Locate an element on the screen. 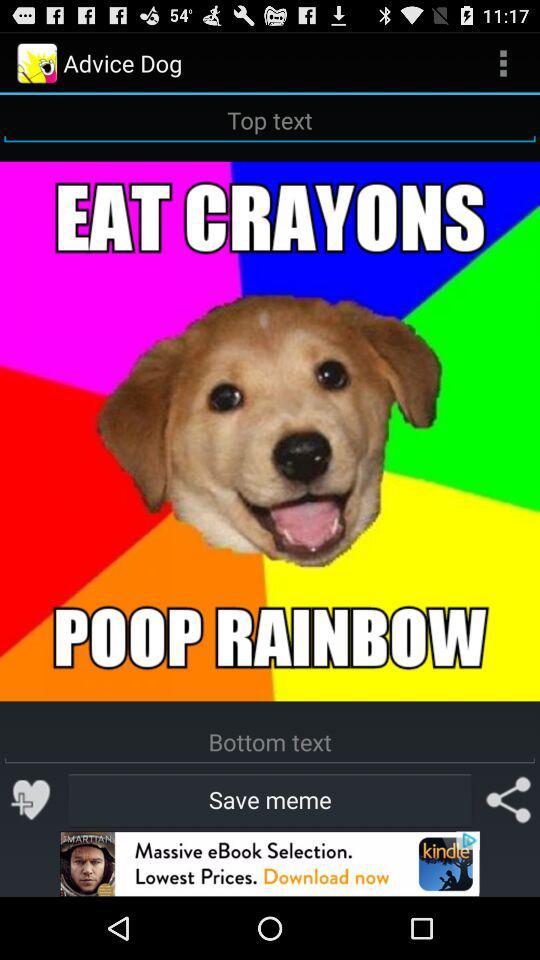 The height and width of the screenshot is (960, 540). text is located at coordinates (270, 741).